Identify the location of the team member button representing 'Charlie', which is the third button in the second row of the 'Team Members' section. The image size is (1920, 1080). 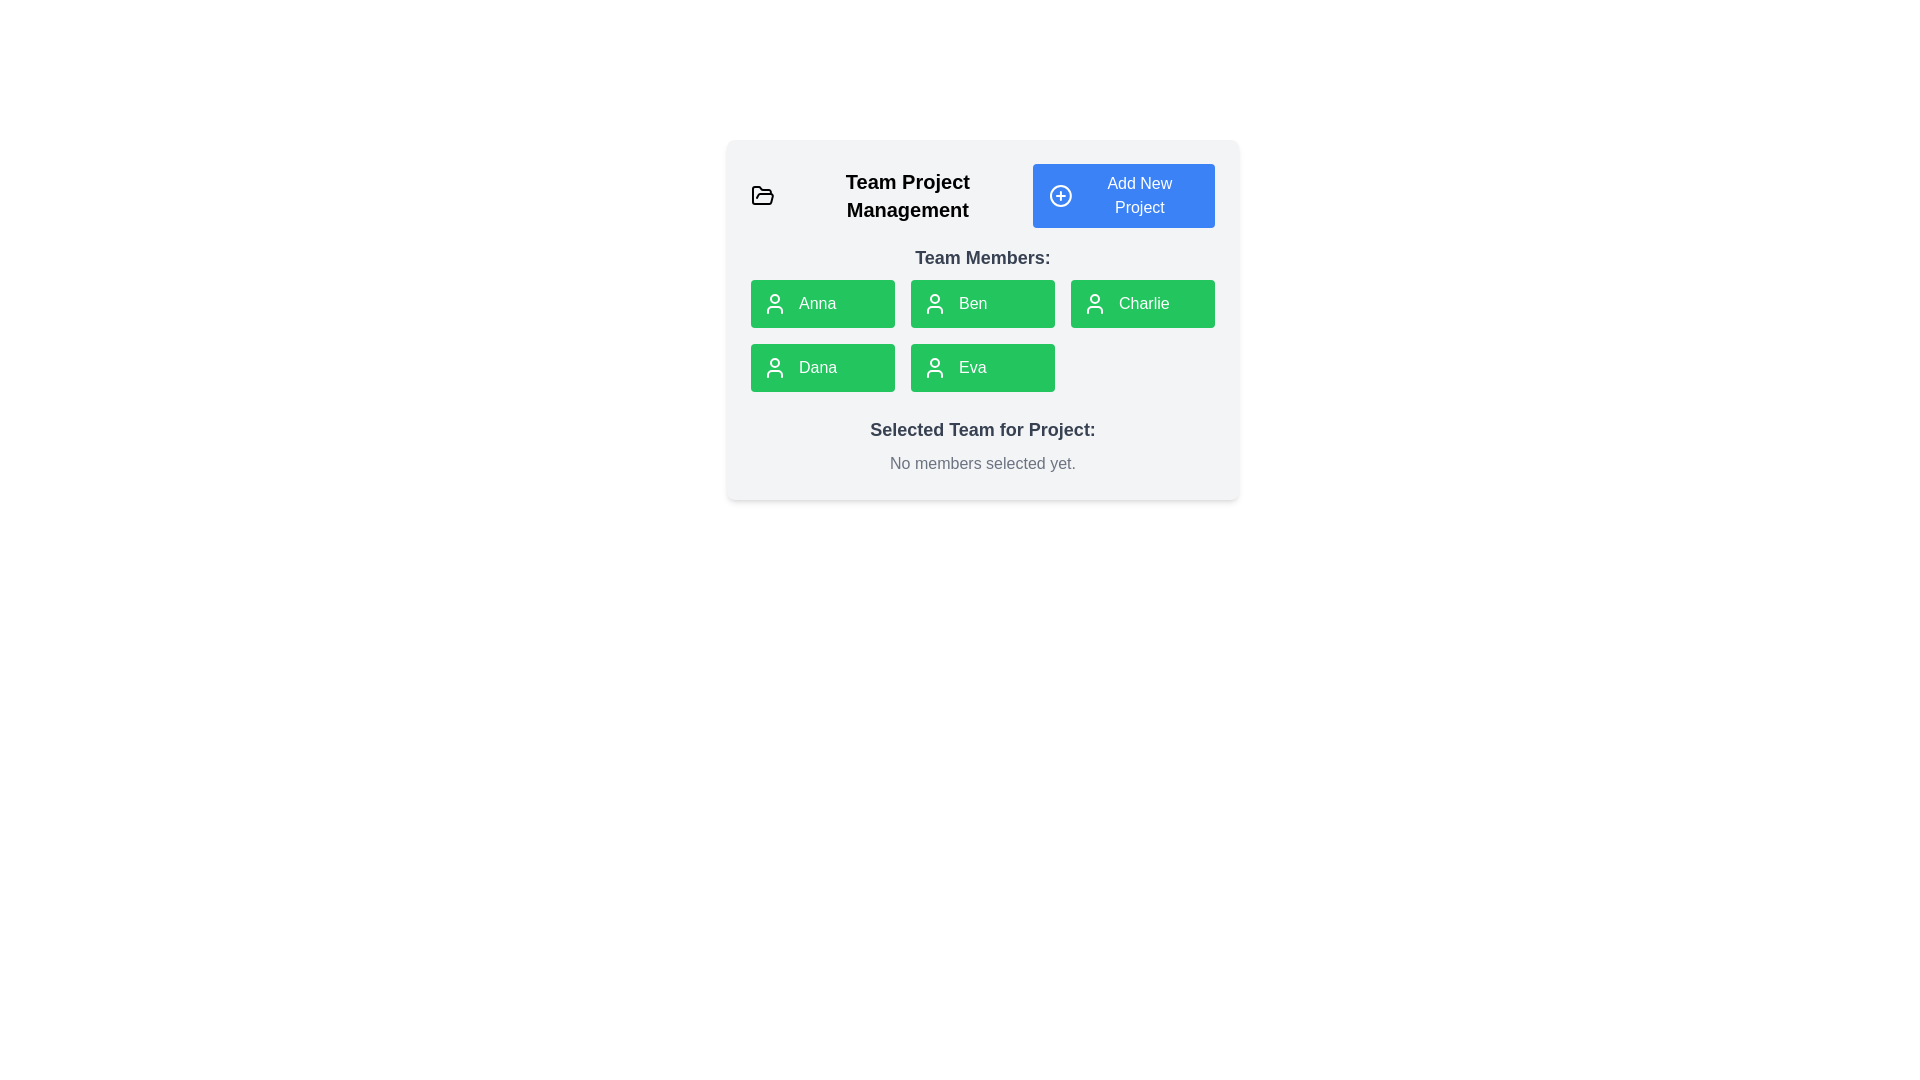
(1093, 304).